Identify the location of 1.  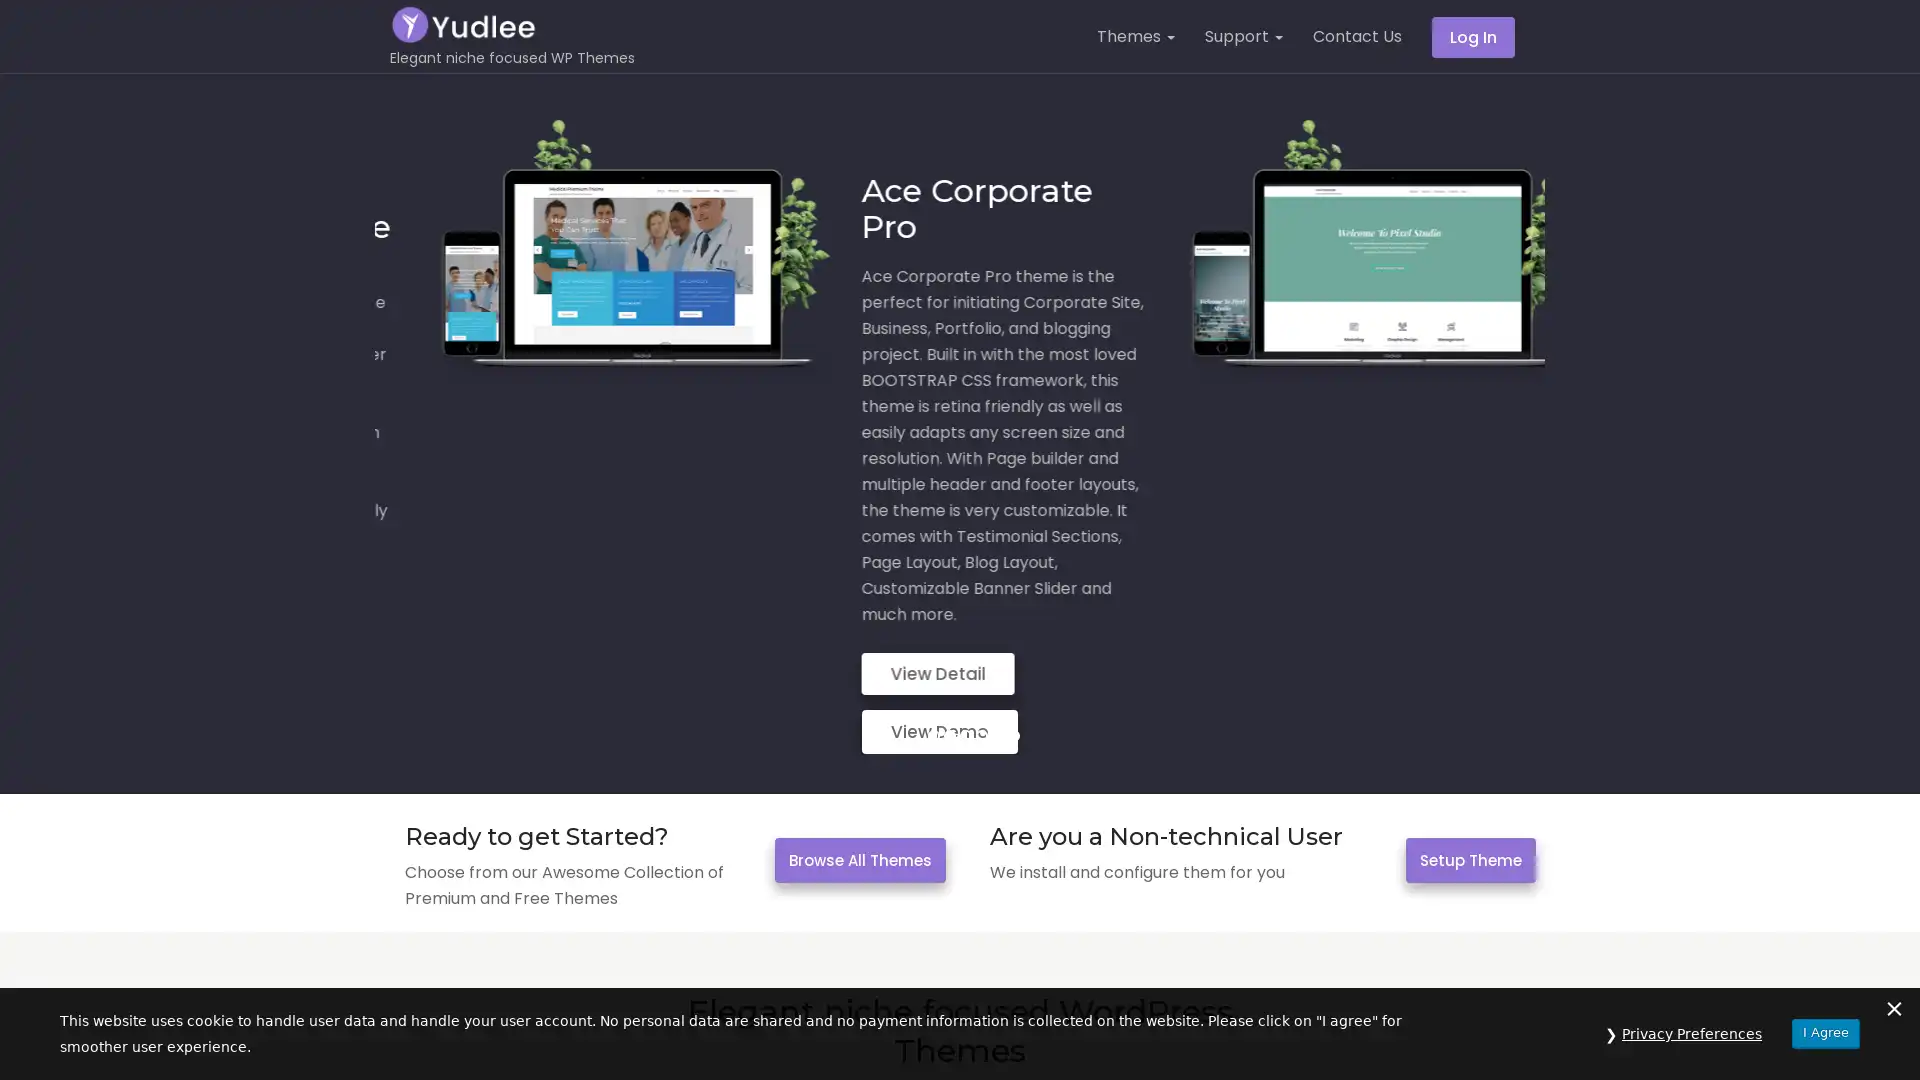
(931, 595).